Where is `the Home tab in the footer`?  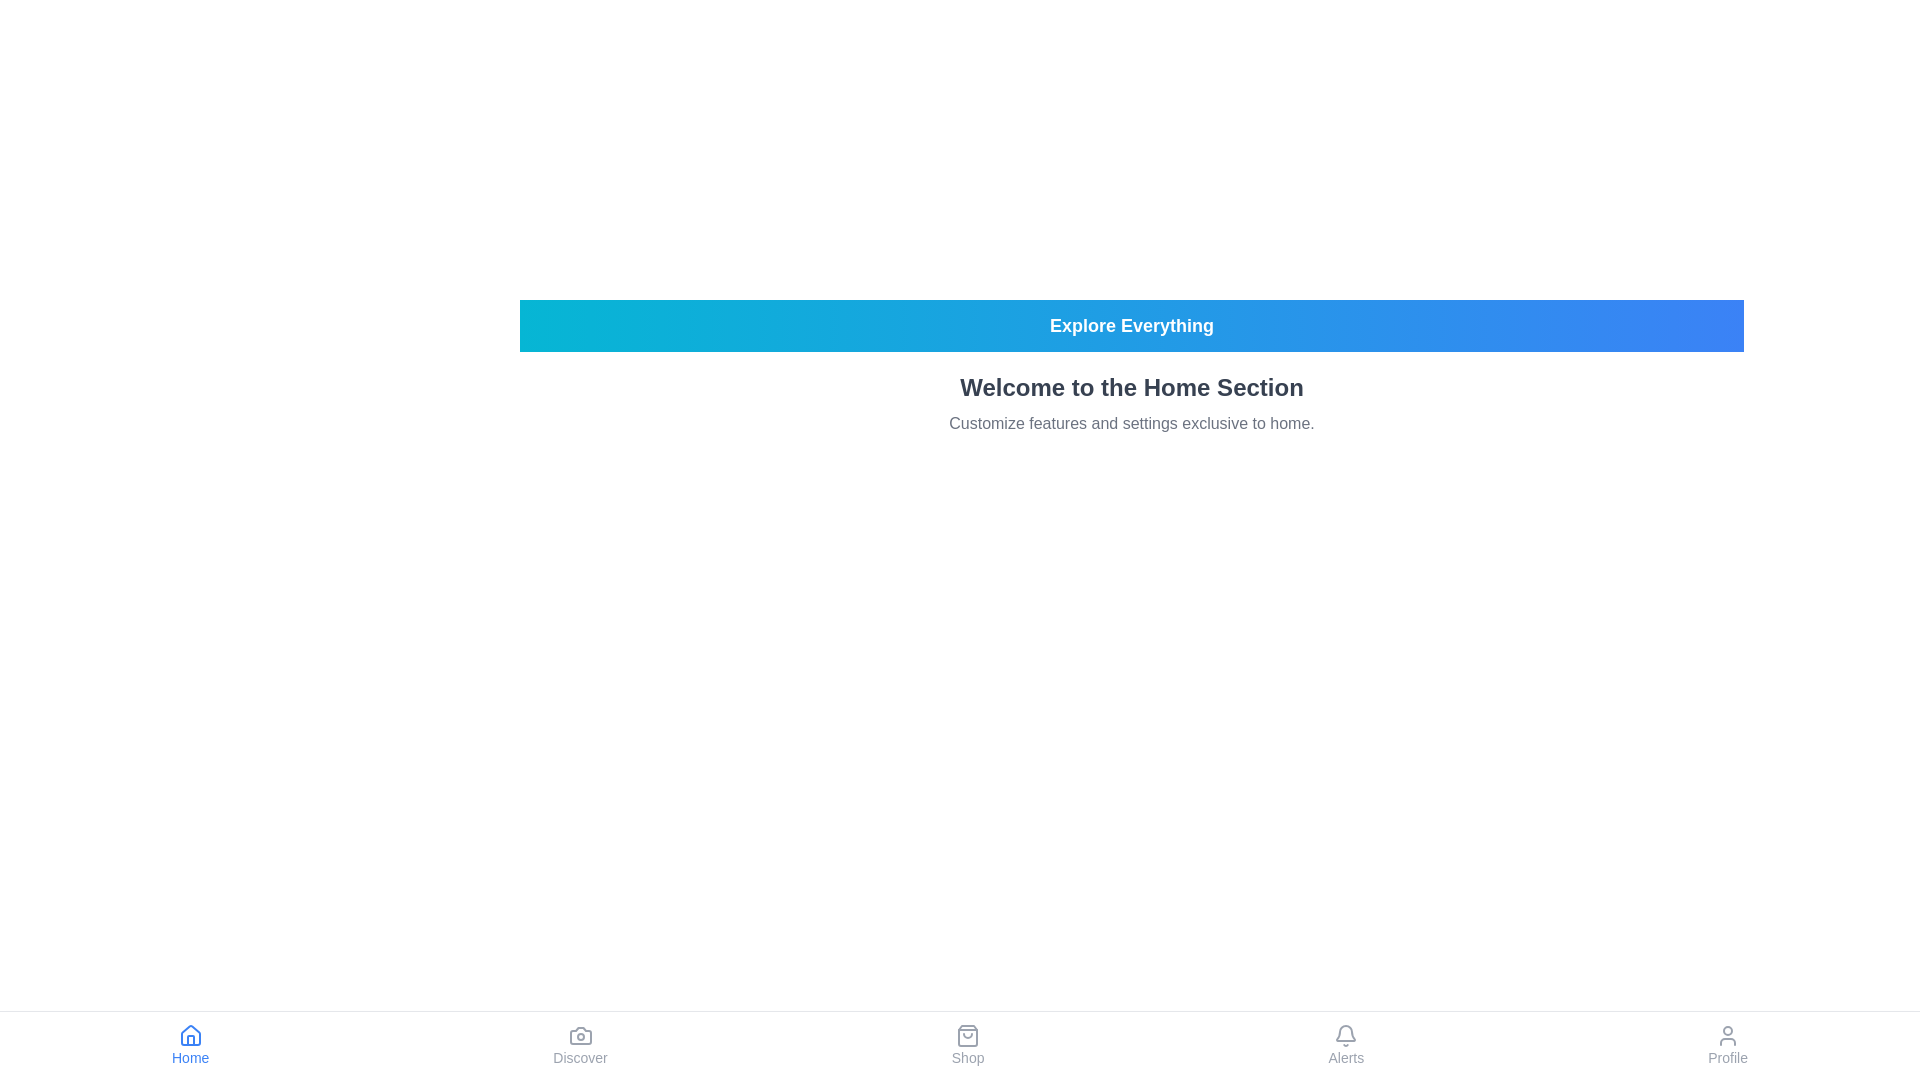
the Home tab in the footer is located at coordinates (190, 1044).